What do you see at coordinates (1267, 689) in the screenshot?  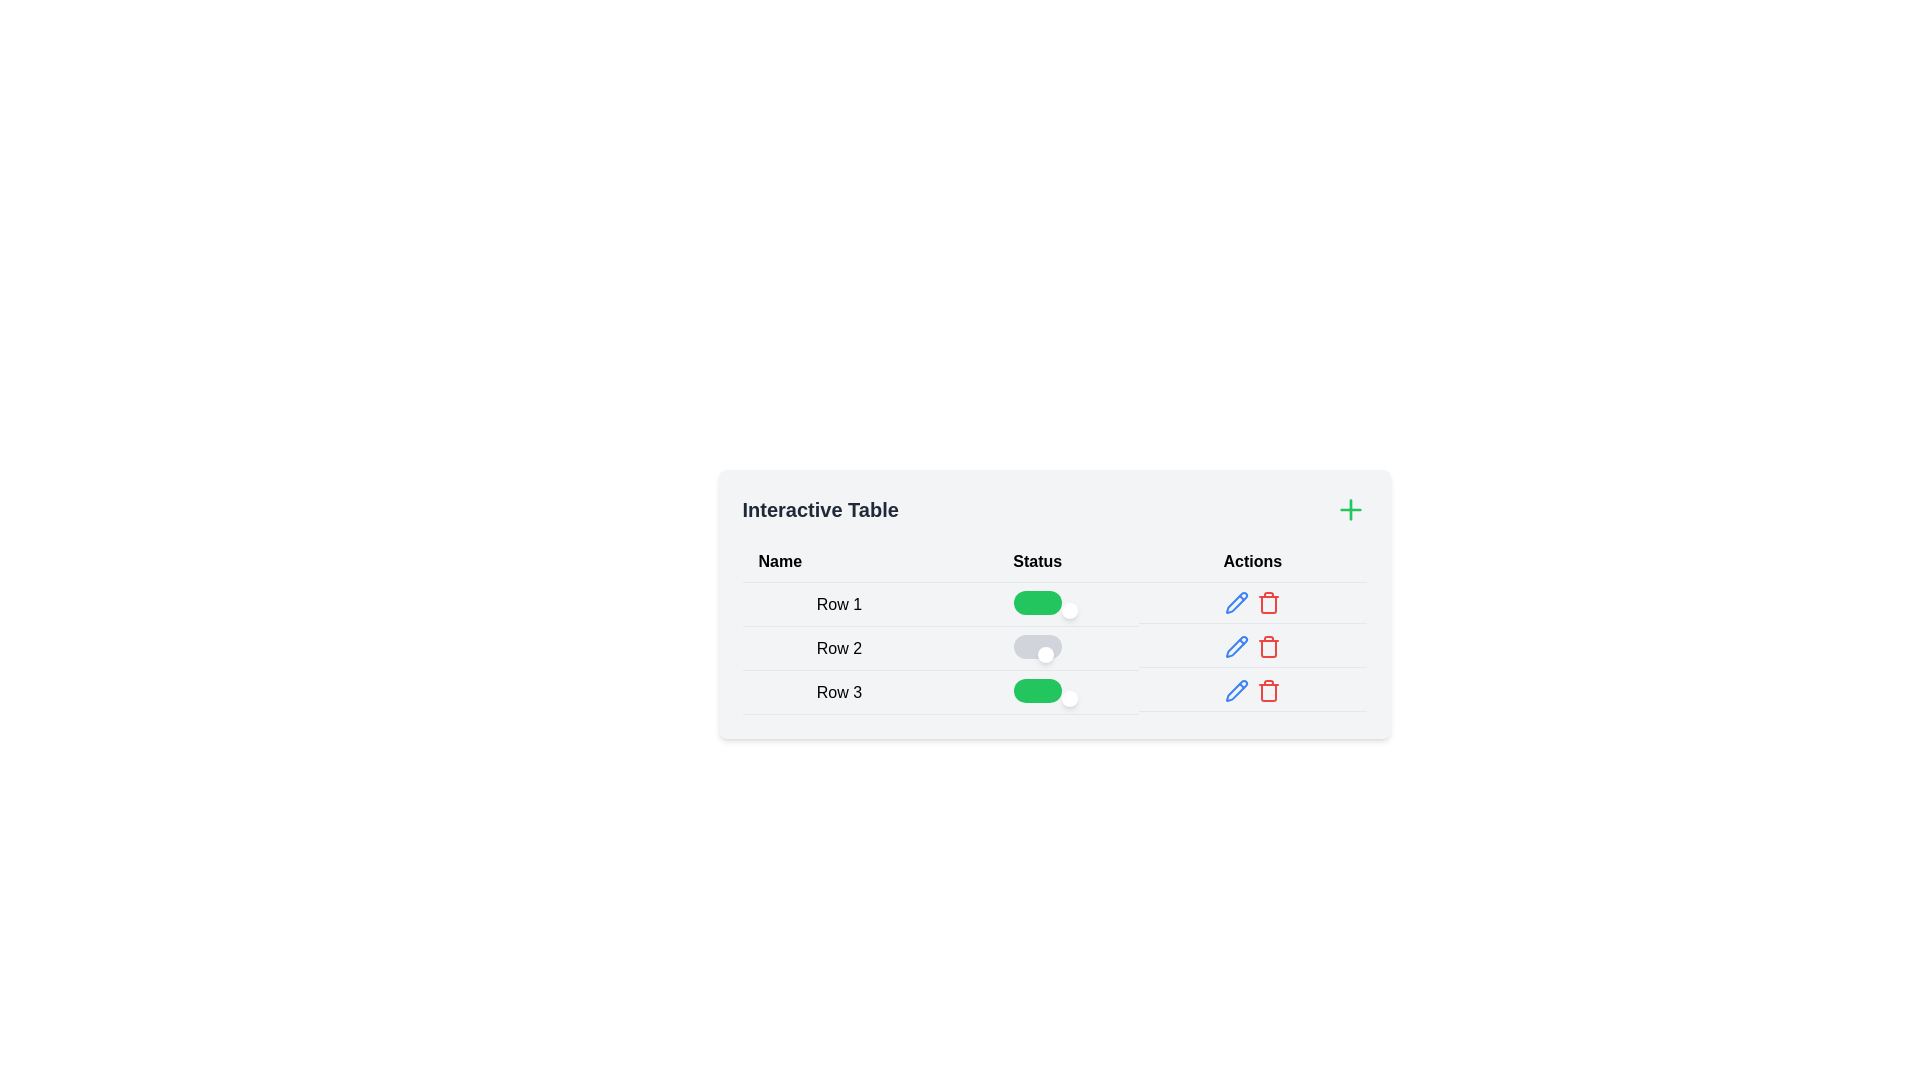 I see `the trash icon button located in the 'Actions' column of the third row to possibly reveal additional information` at bounding box center [1267, 689].